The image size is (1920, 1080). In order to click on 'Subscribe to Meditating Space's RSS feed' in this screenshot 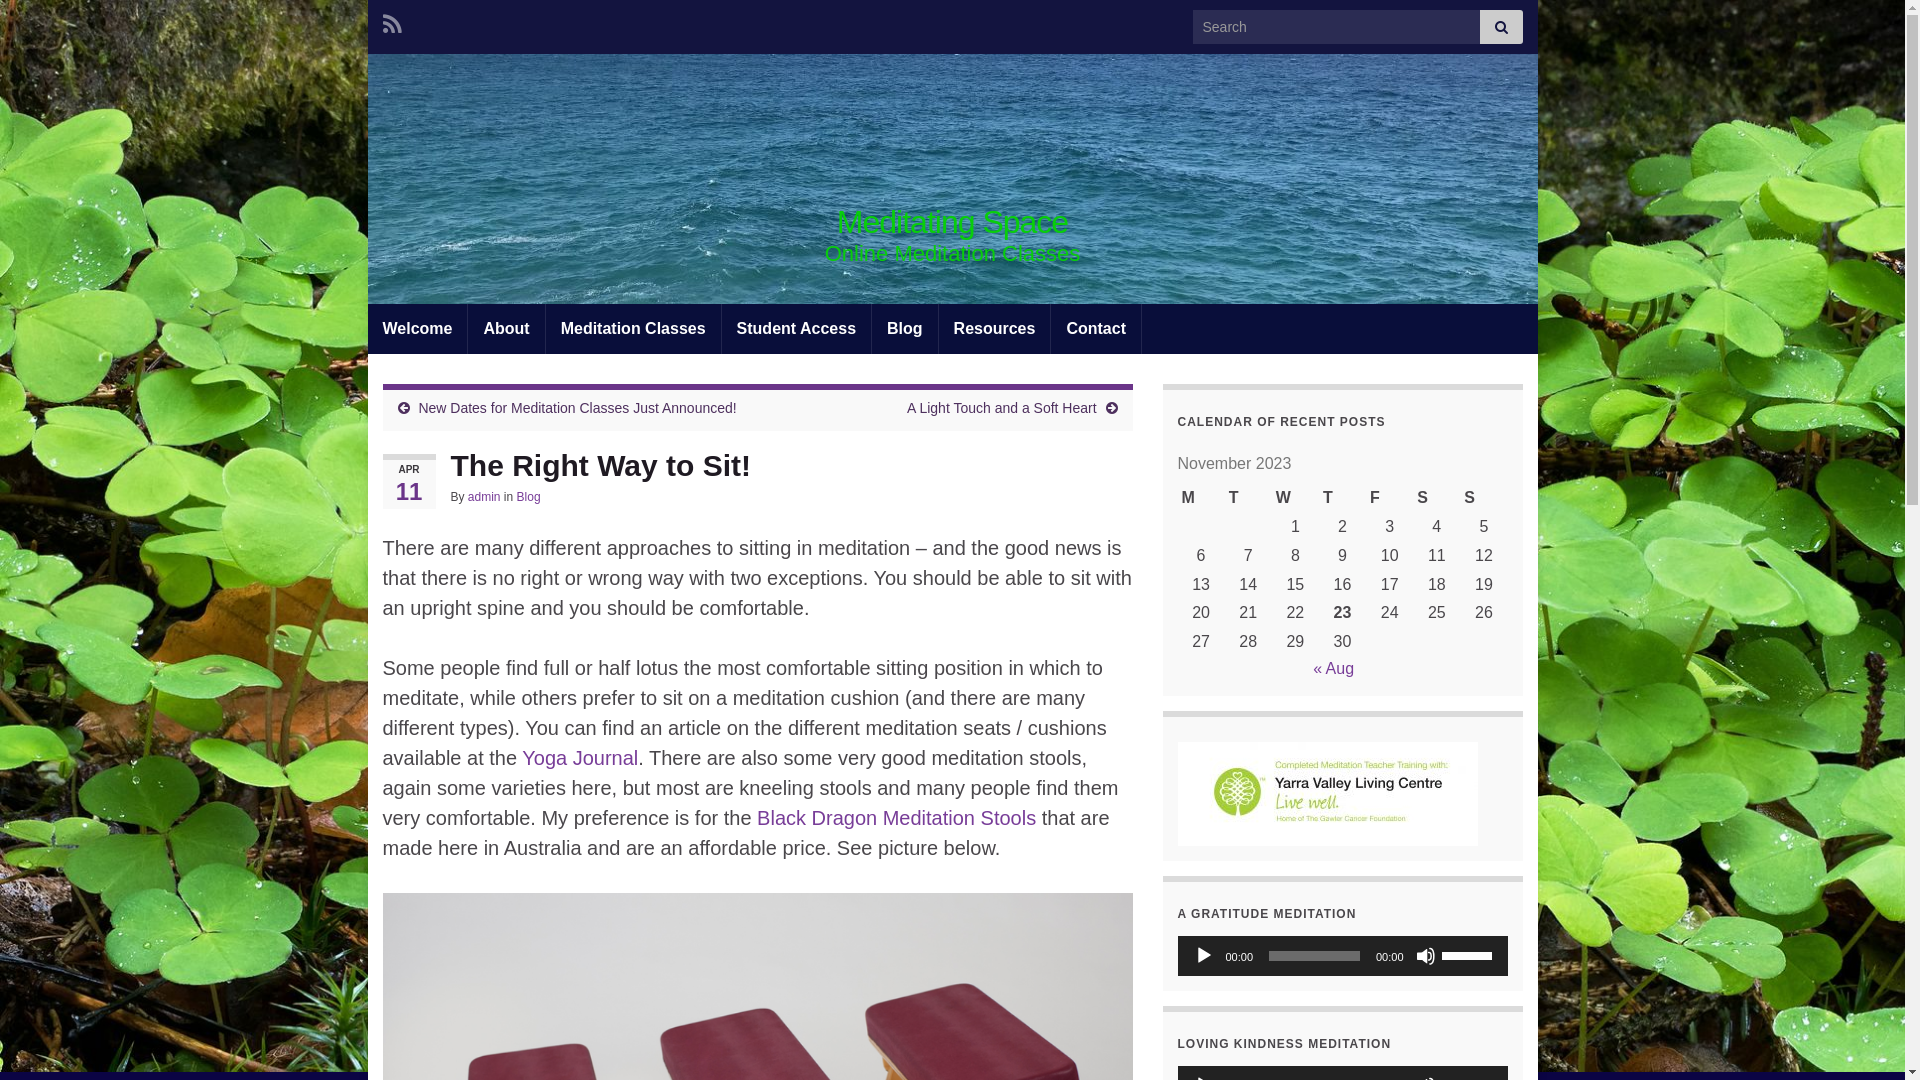, I will do `click(382, 21)`.